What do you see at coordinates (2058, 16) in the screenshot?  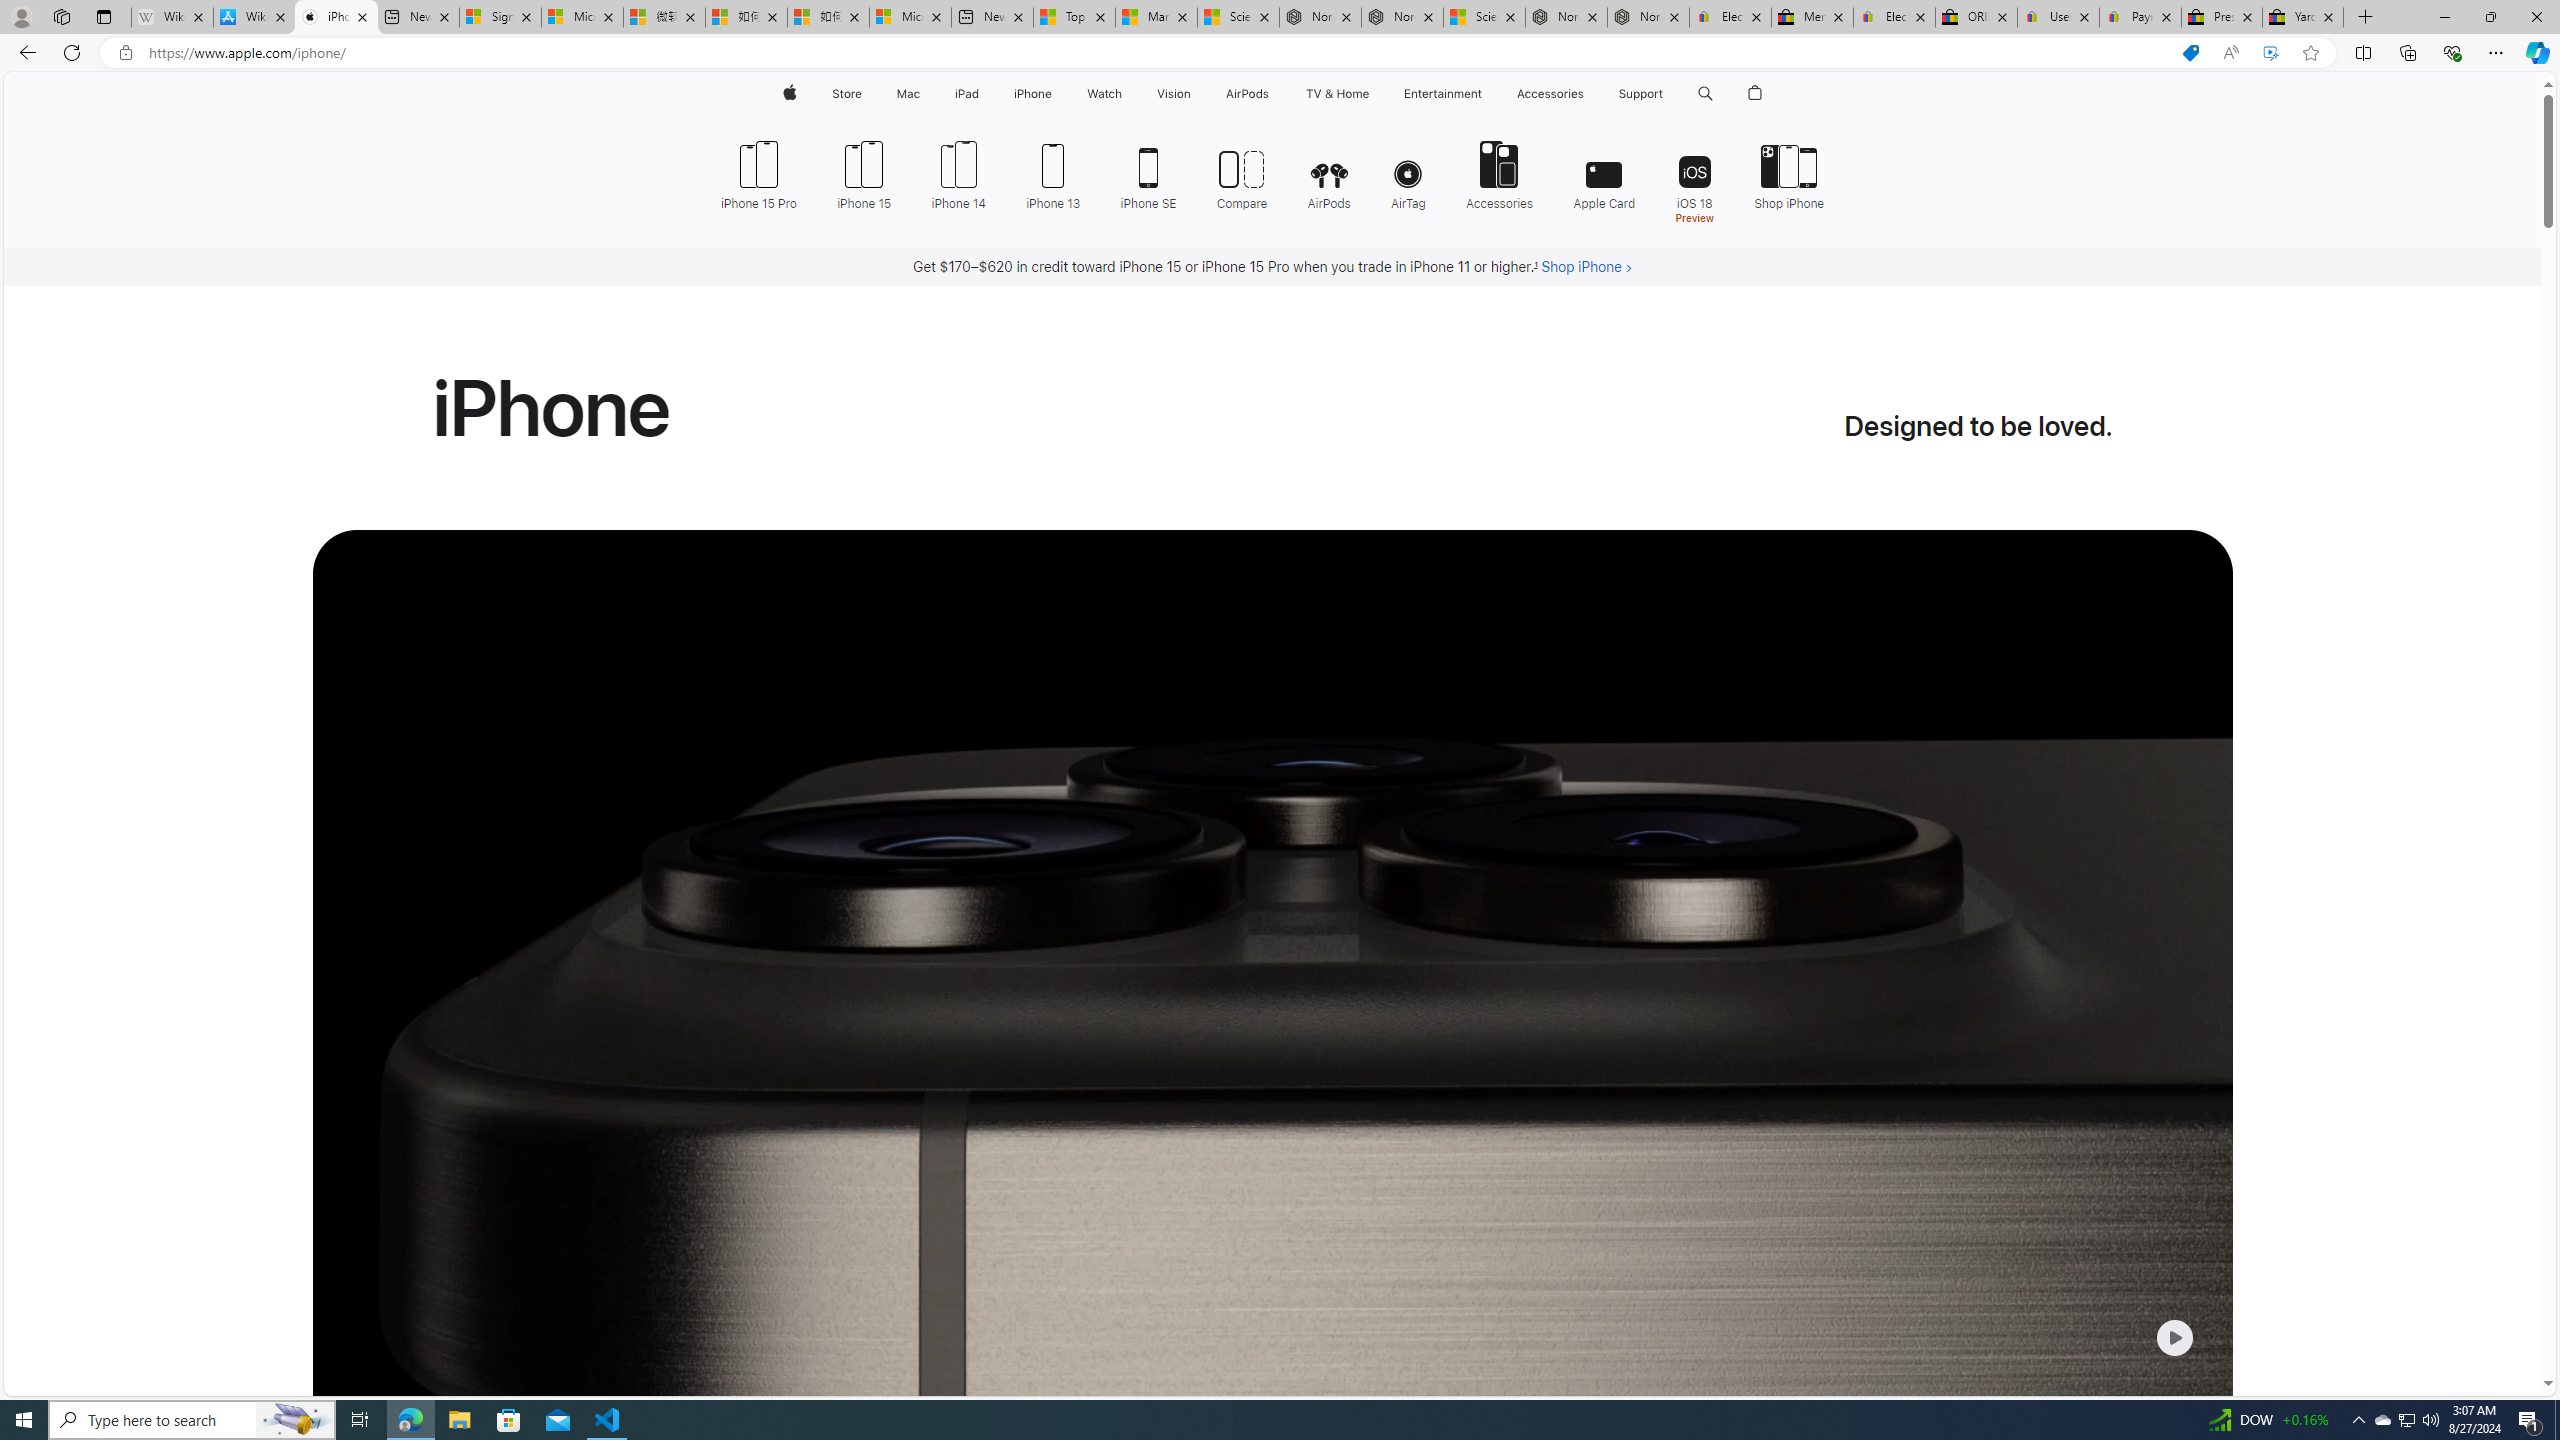 I see `'User Privacy Notice | eBay'` at bounding box center [2058, 16].